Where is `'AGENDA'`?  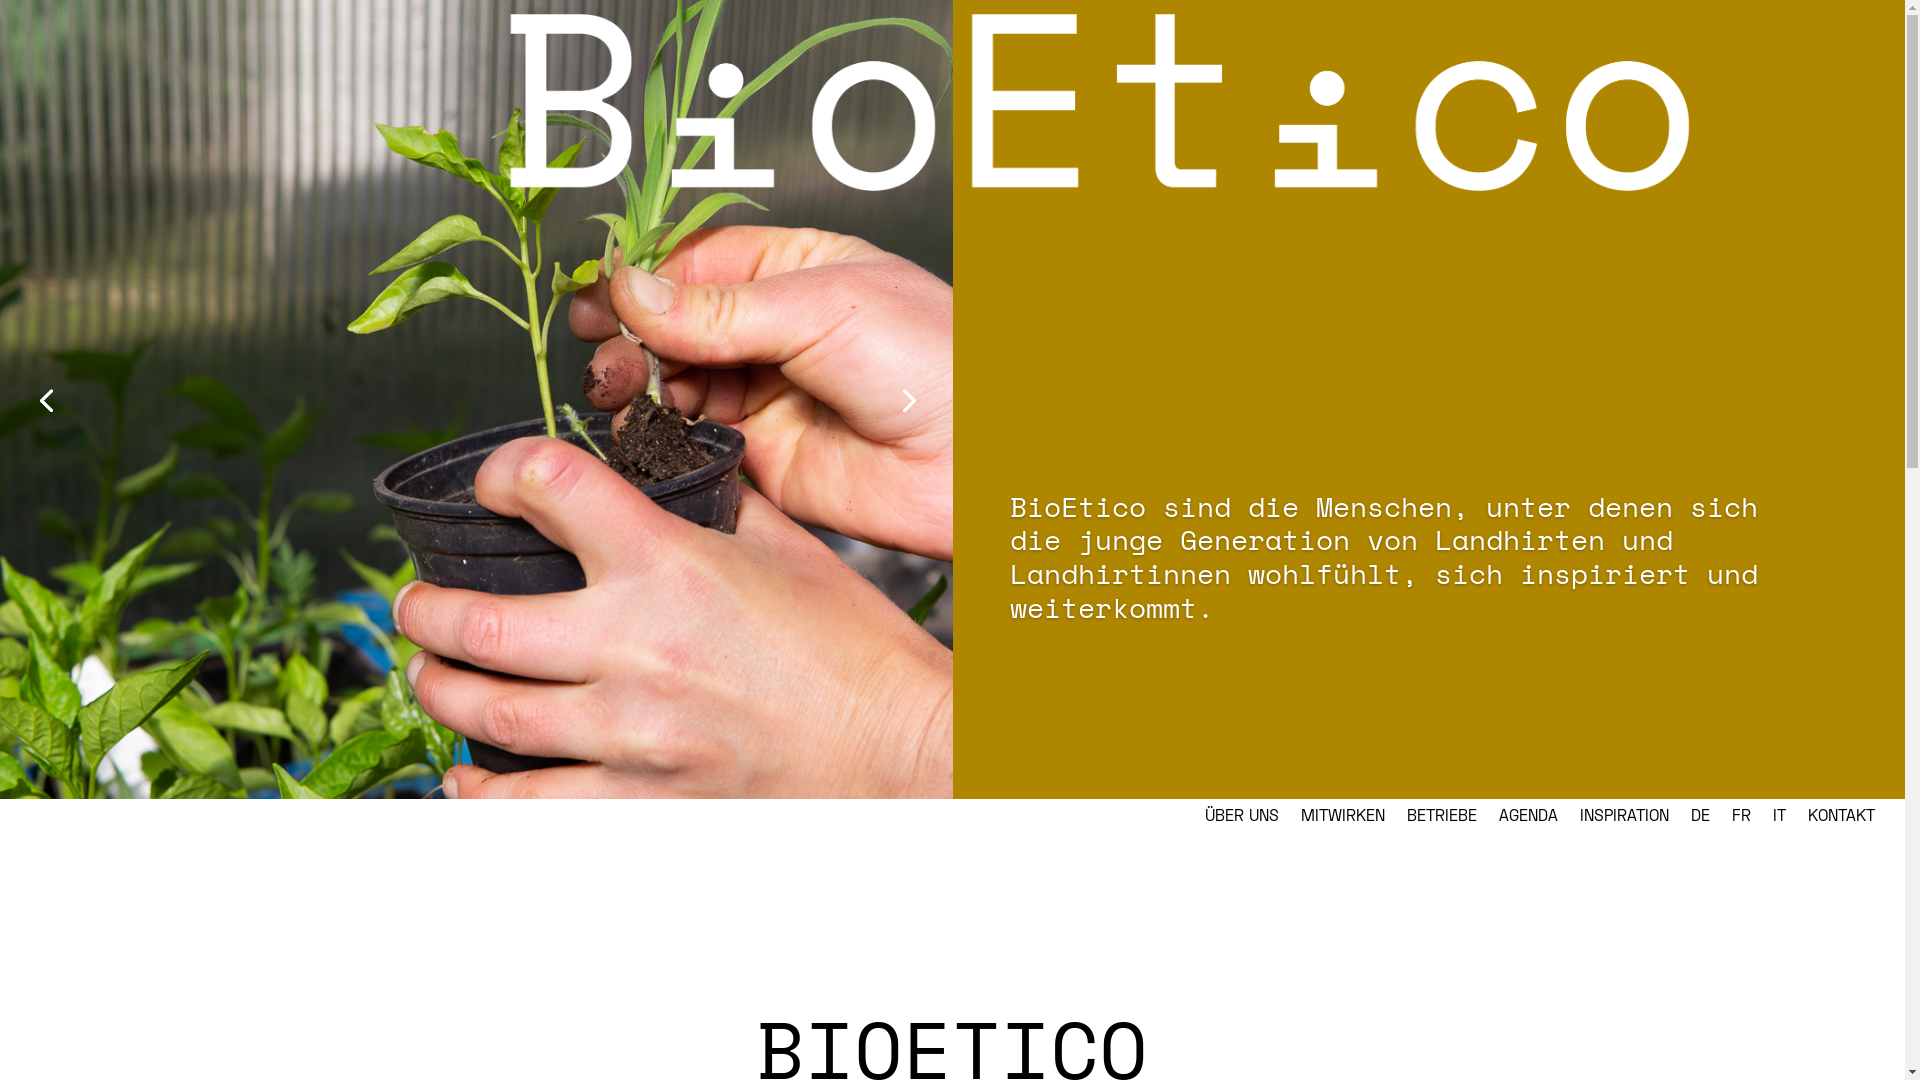 'AGENDA' is located at coordinates (1527, 818).